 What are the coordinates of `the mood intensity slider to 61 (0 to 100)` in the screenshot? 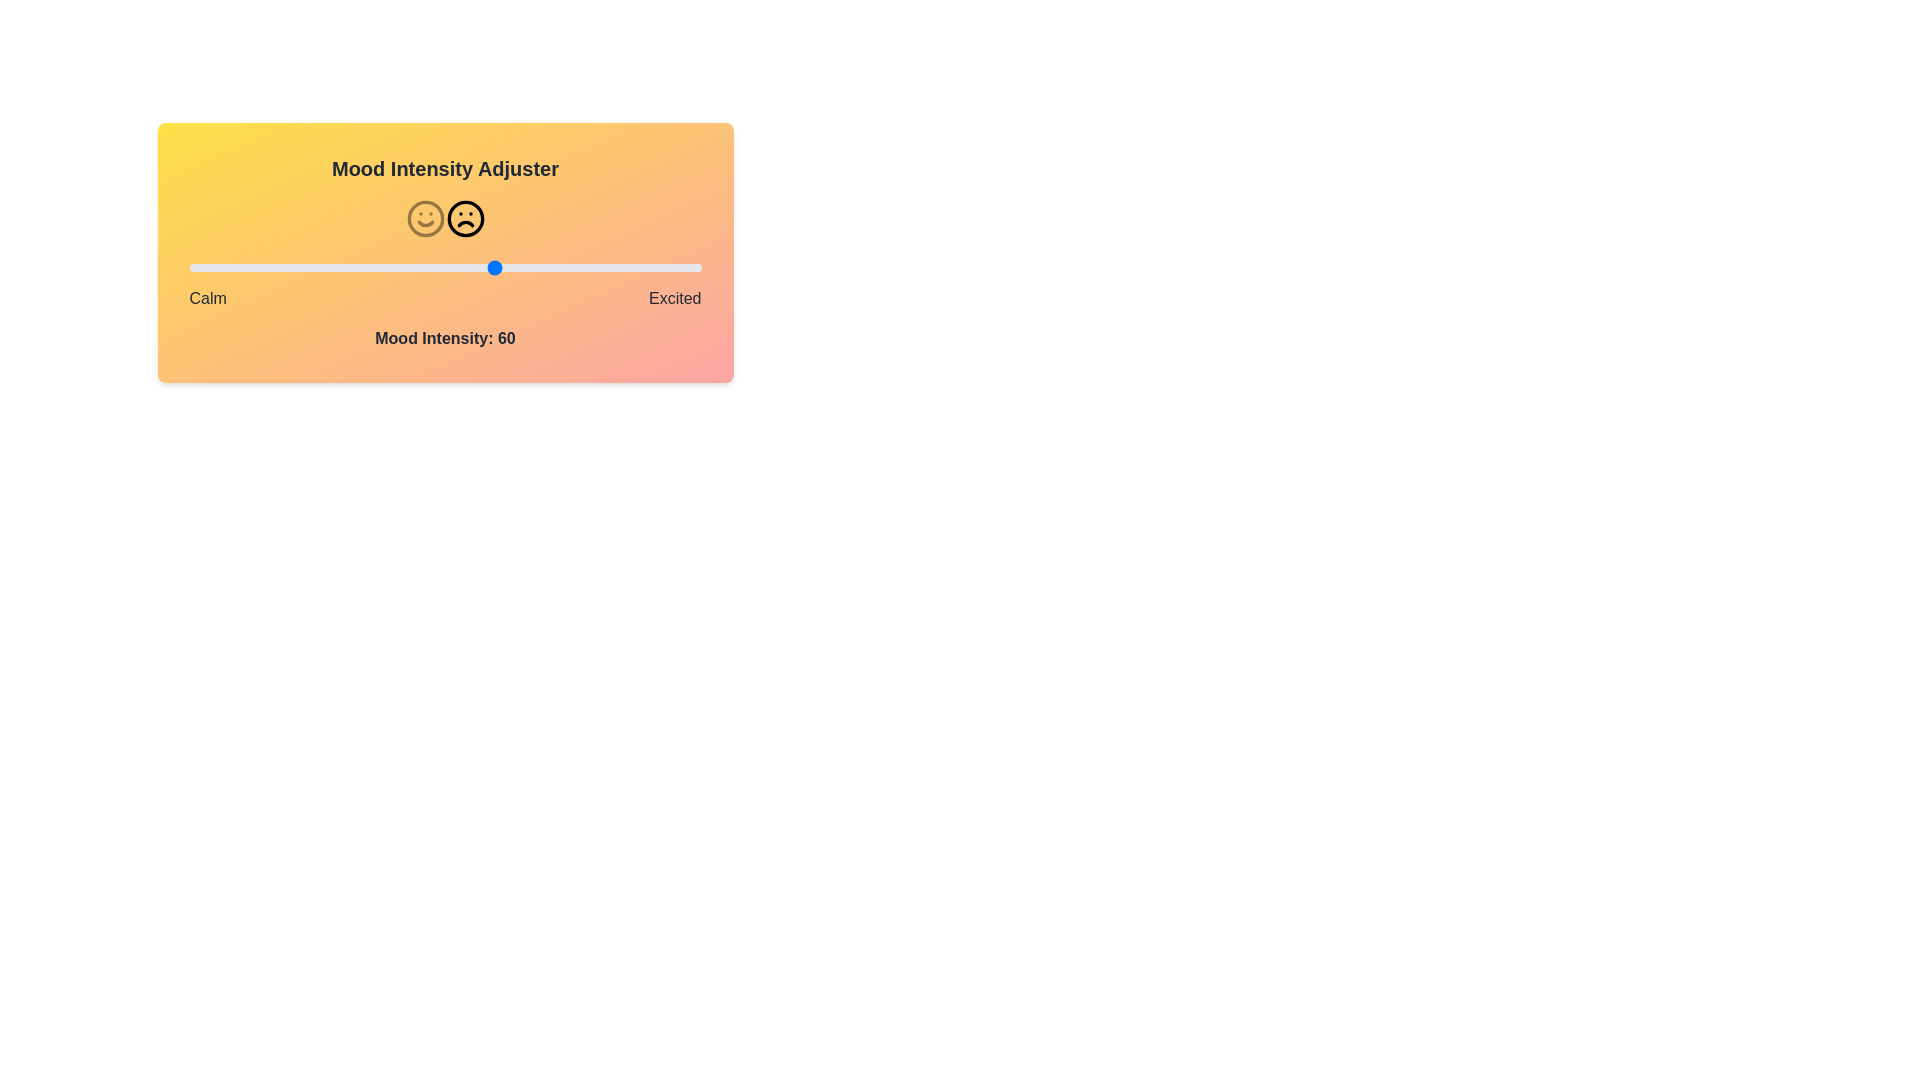 It's located at (501, 266).